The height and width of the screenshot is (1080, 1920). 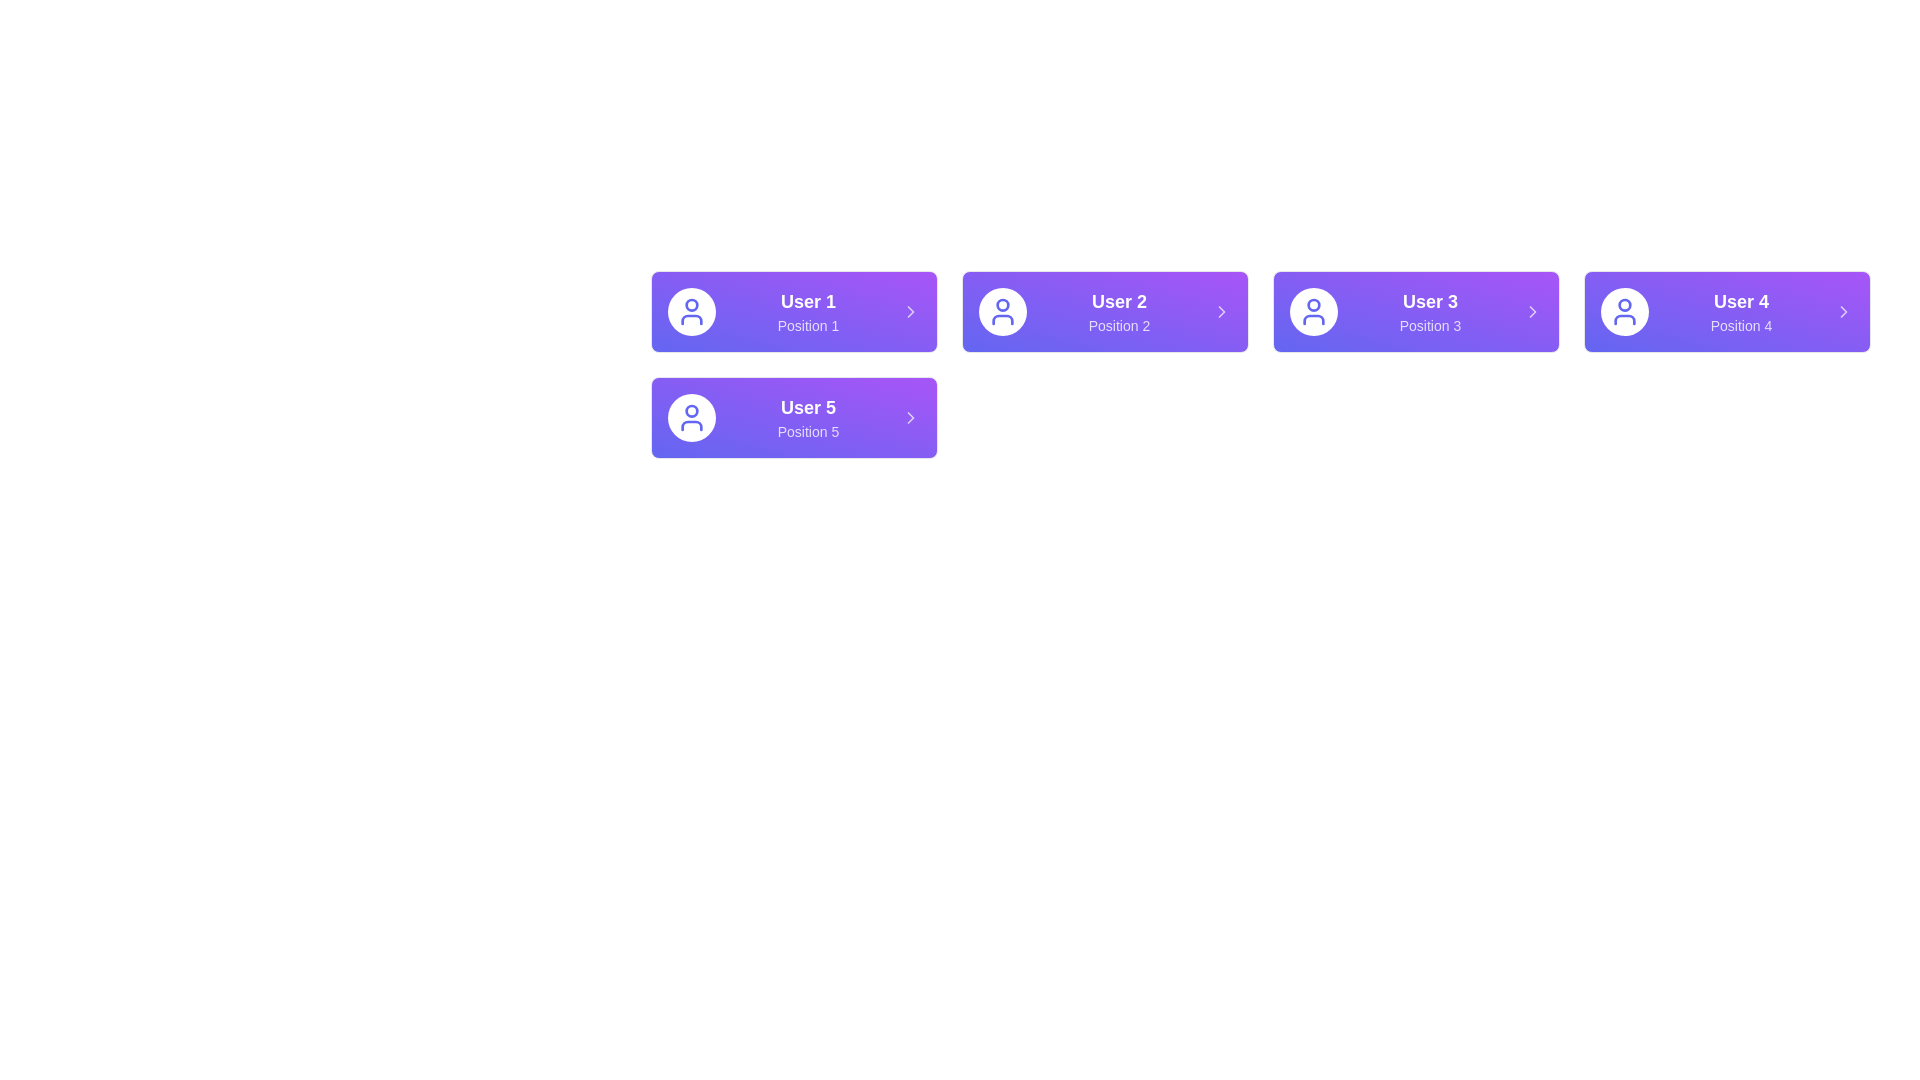 I want to click on the highly stylized user profile icon, which is indigo and circular, so click(x=1003, y=312).